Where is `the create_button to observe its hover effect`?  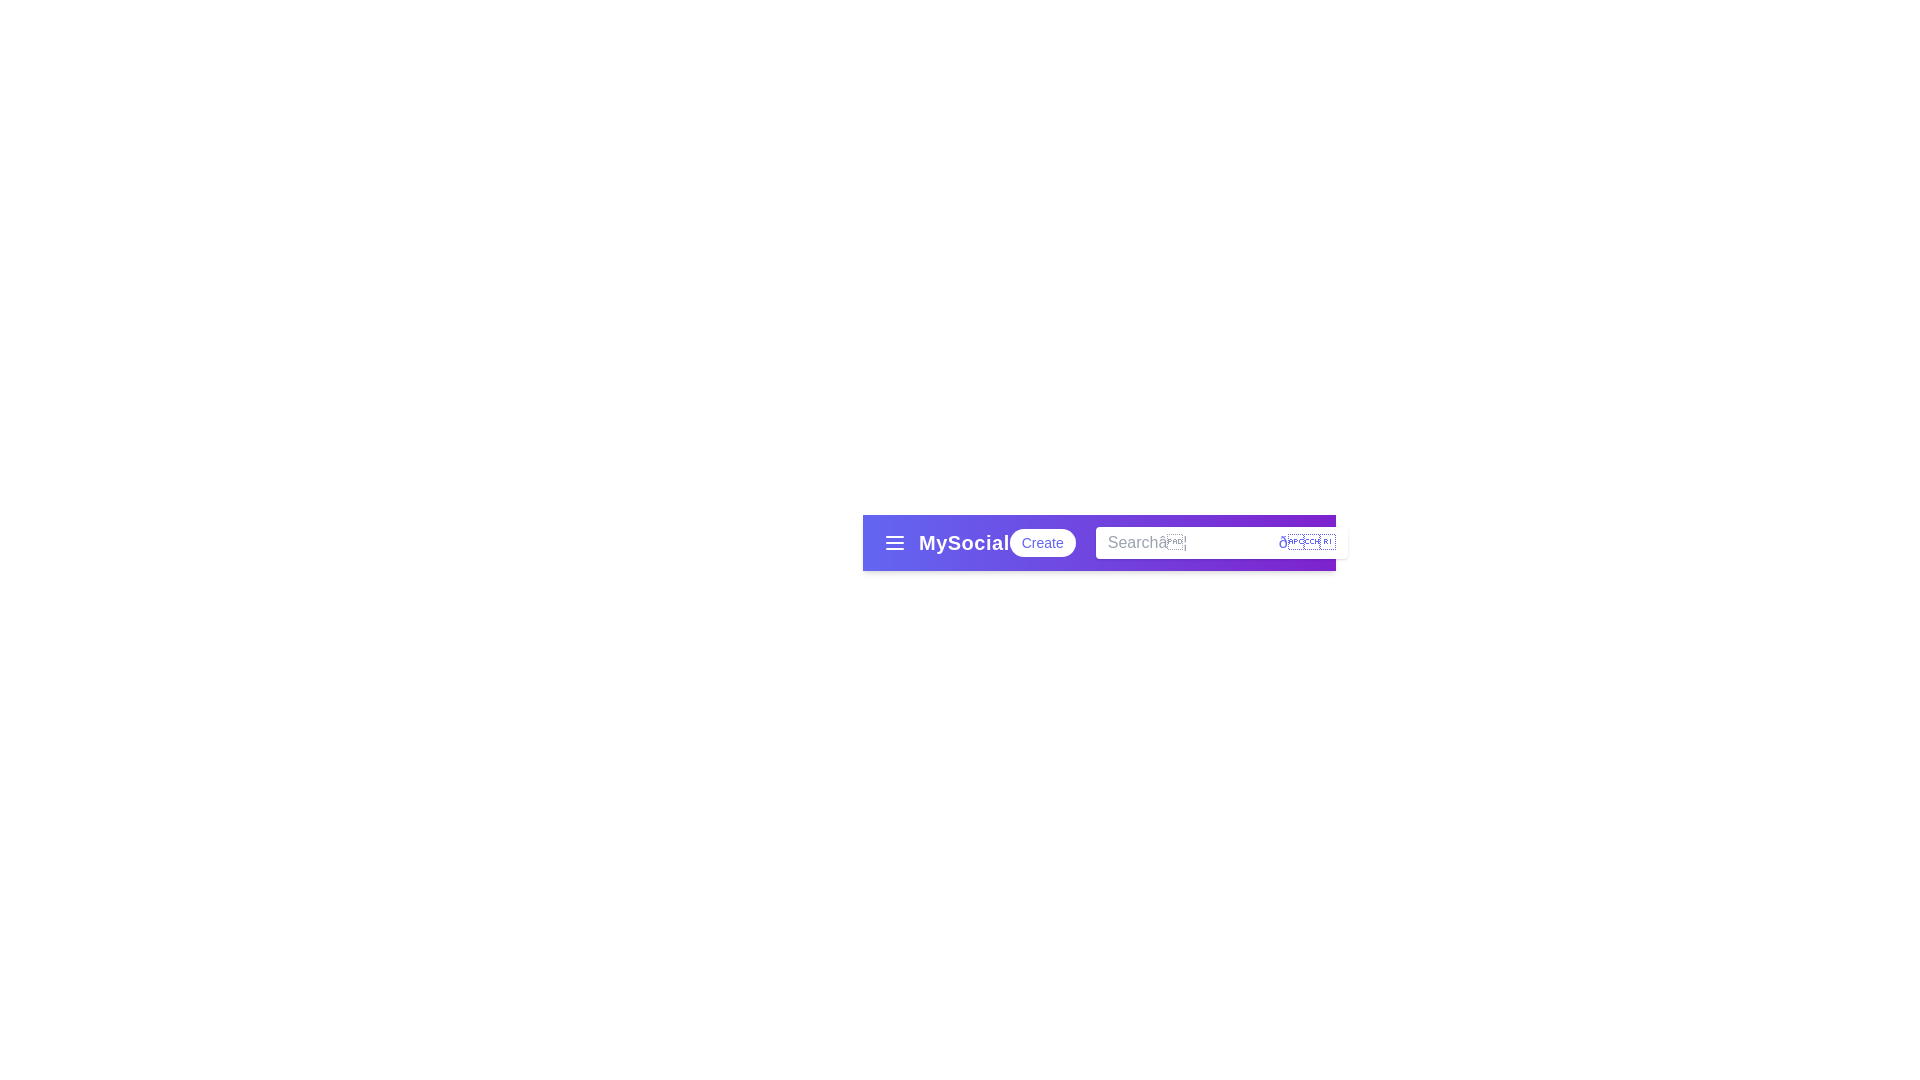 the create_button to observe its hover effect is located at coordinates (1040, 543).